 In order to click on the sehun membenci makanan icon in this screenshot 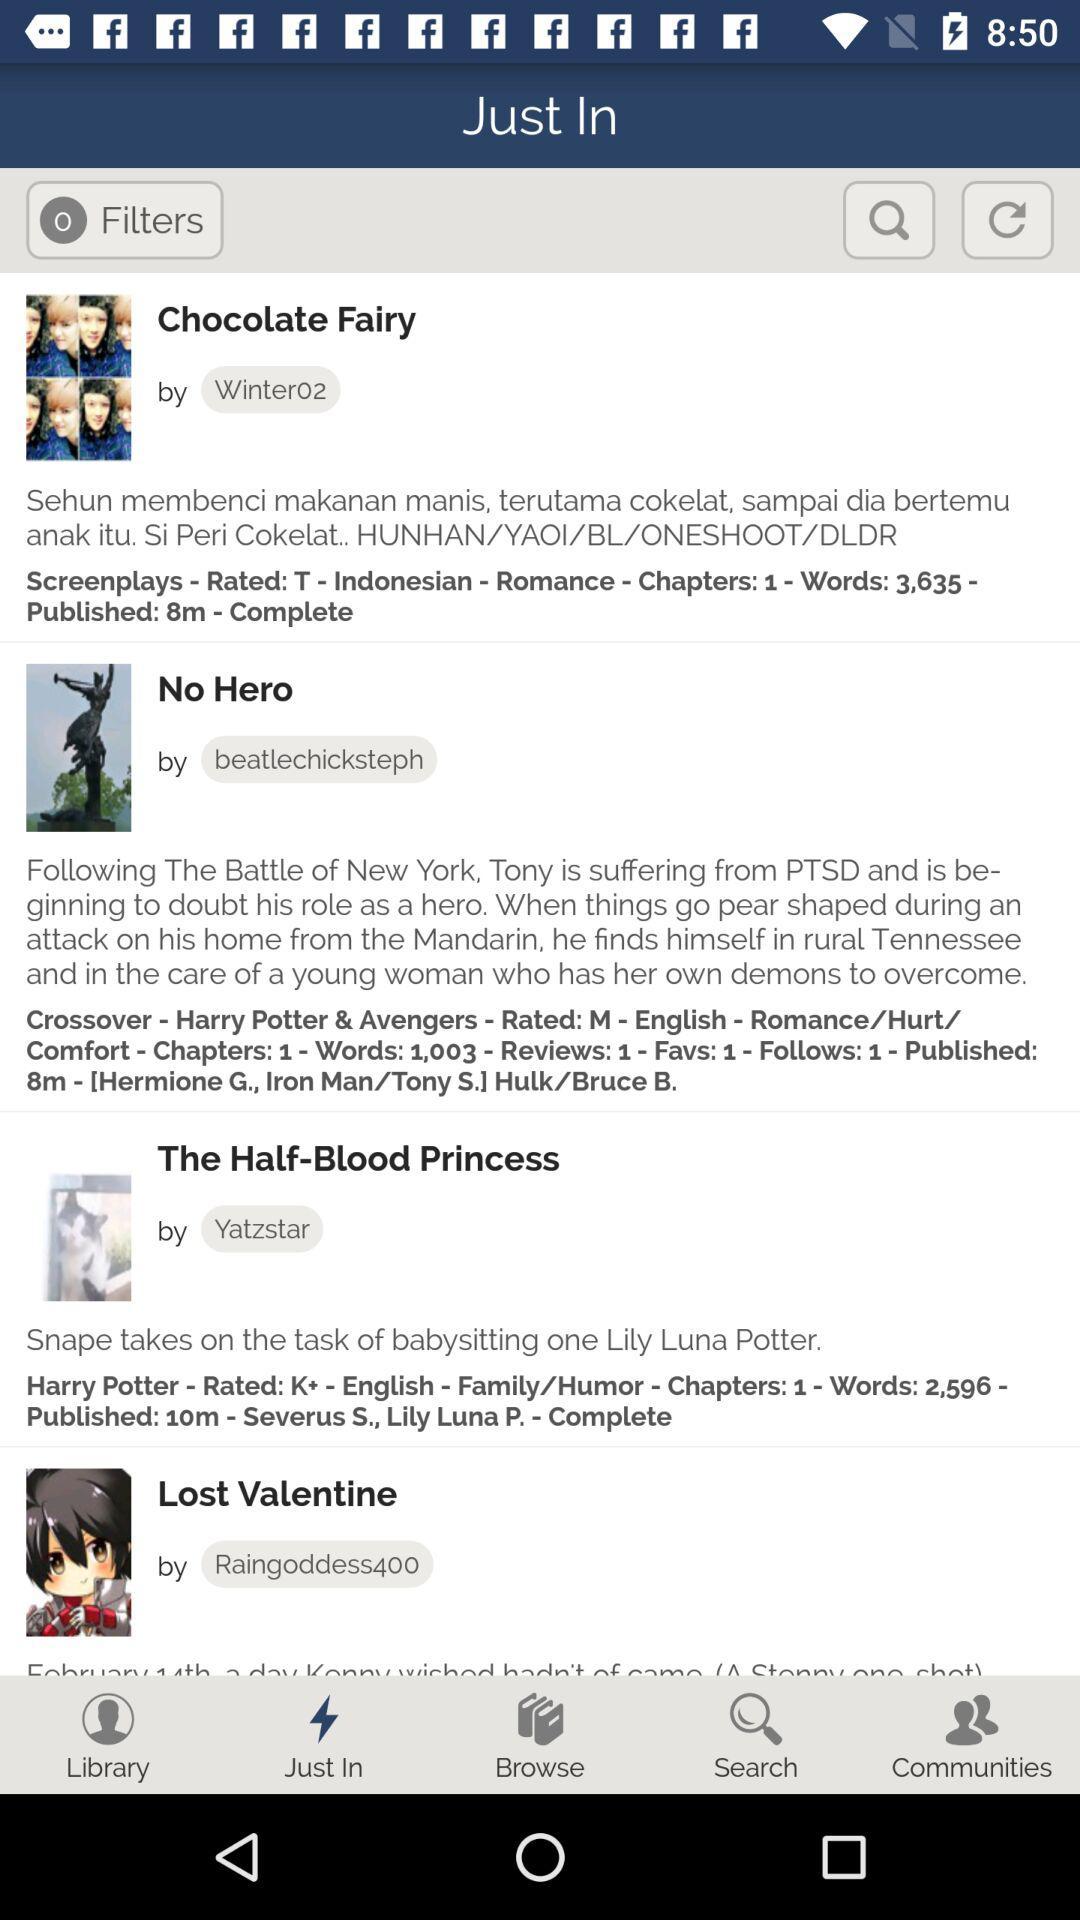, I will do `click(540, 517)`.